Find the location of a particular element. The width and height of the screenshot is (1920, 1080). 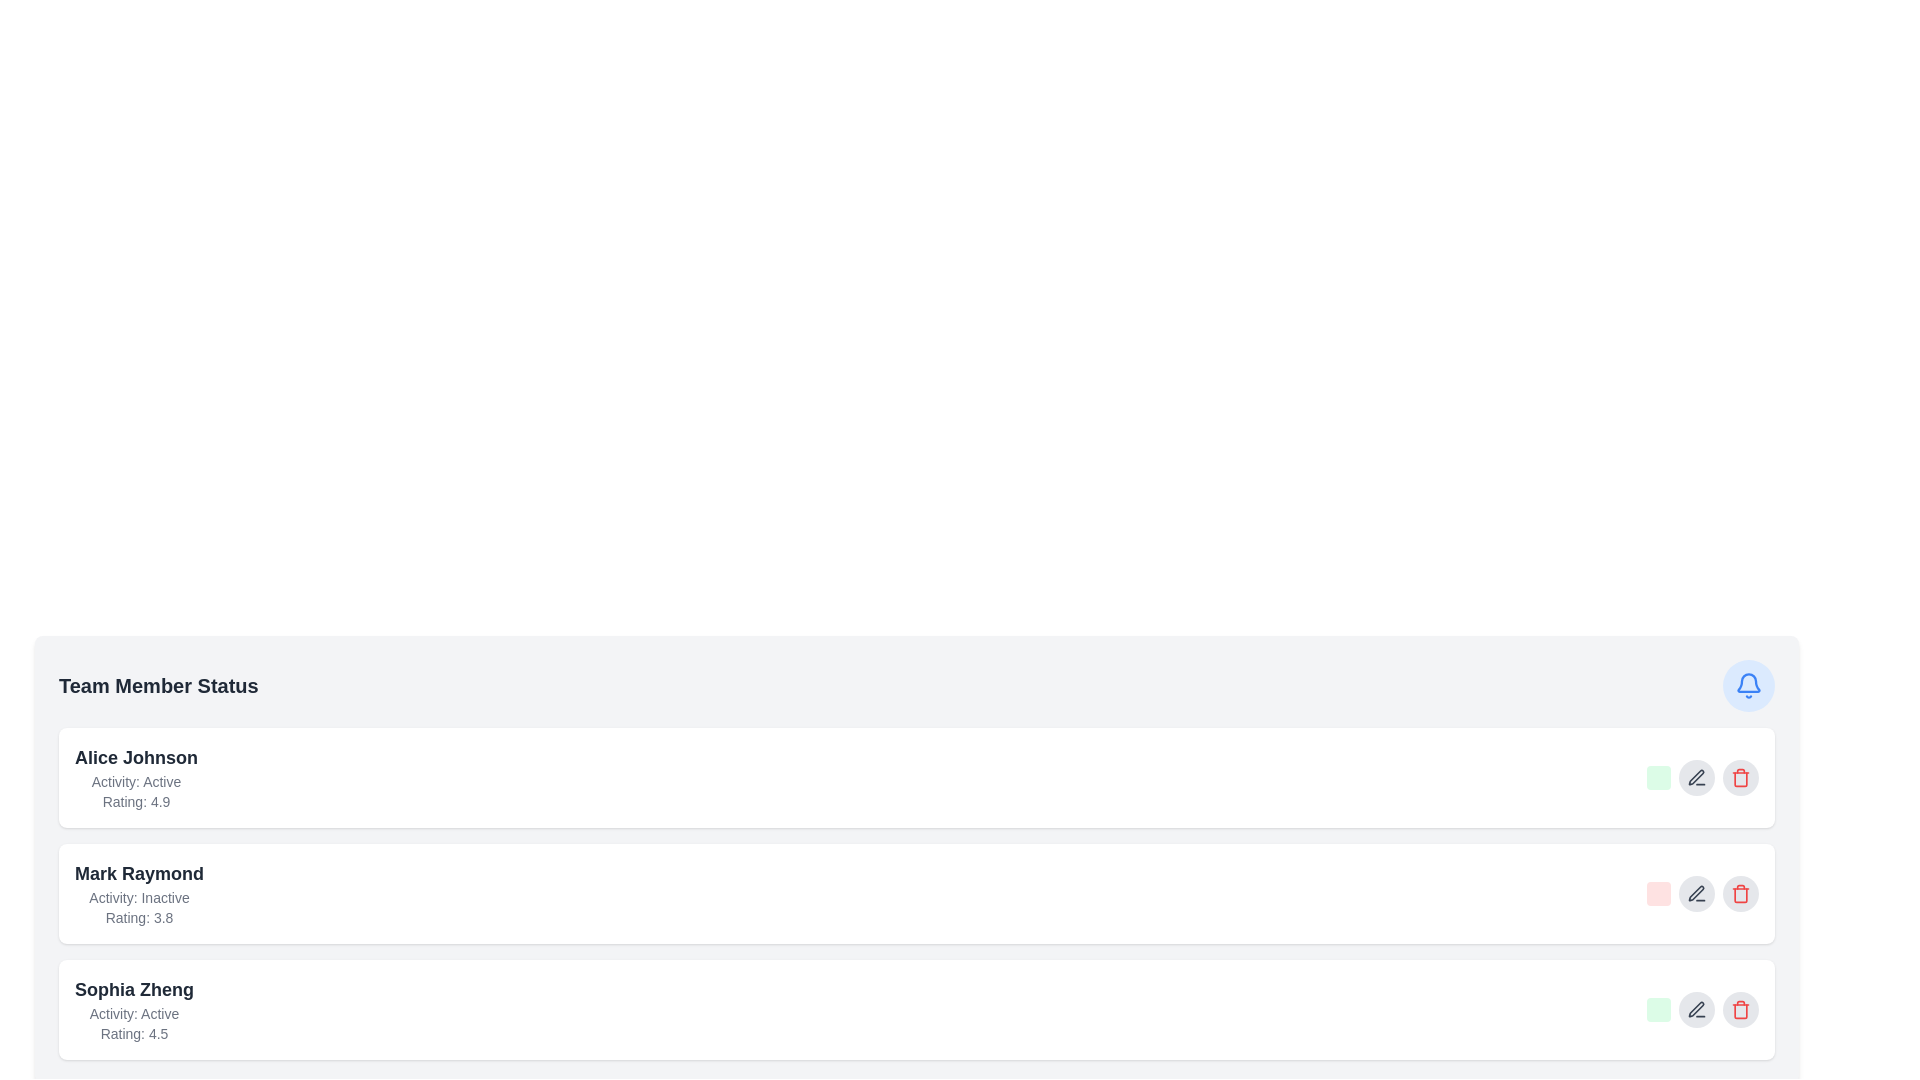

the circular graphic icon located within the green badge labeled 'Active' at the bottom row of the team members list is located at coordinates (1670, 1014).